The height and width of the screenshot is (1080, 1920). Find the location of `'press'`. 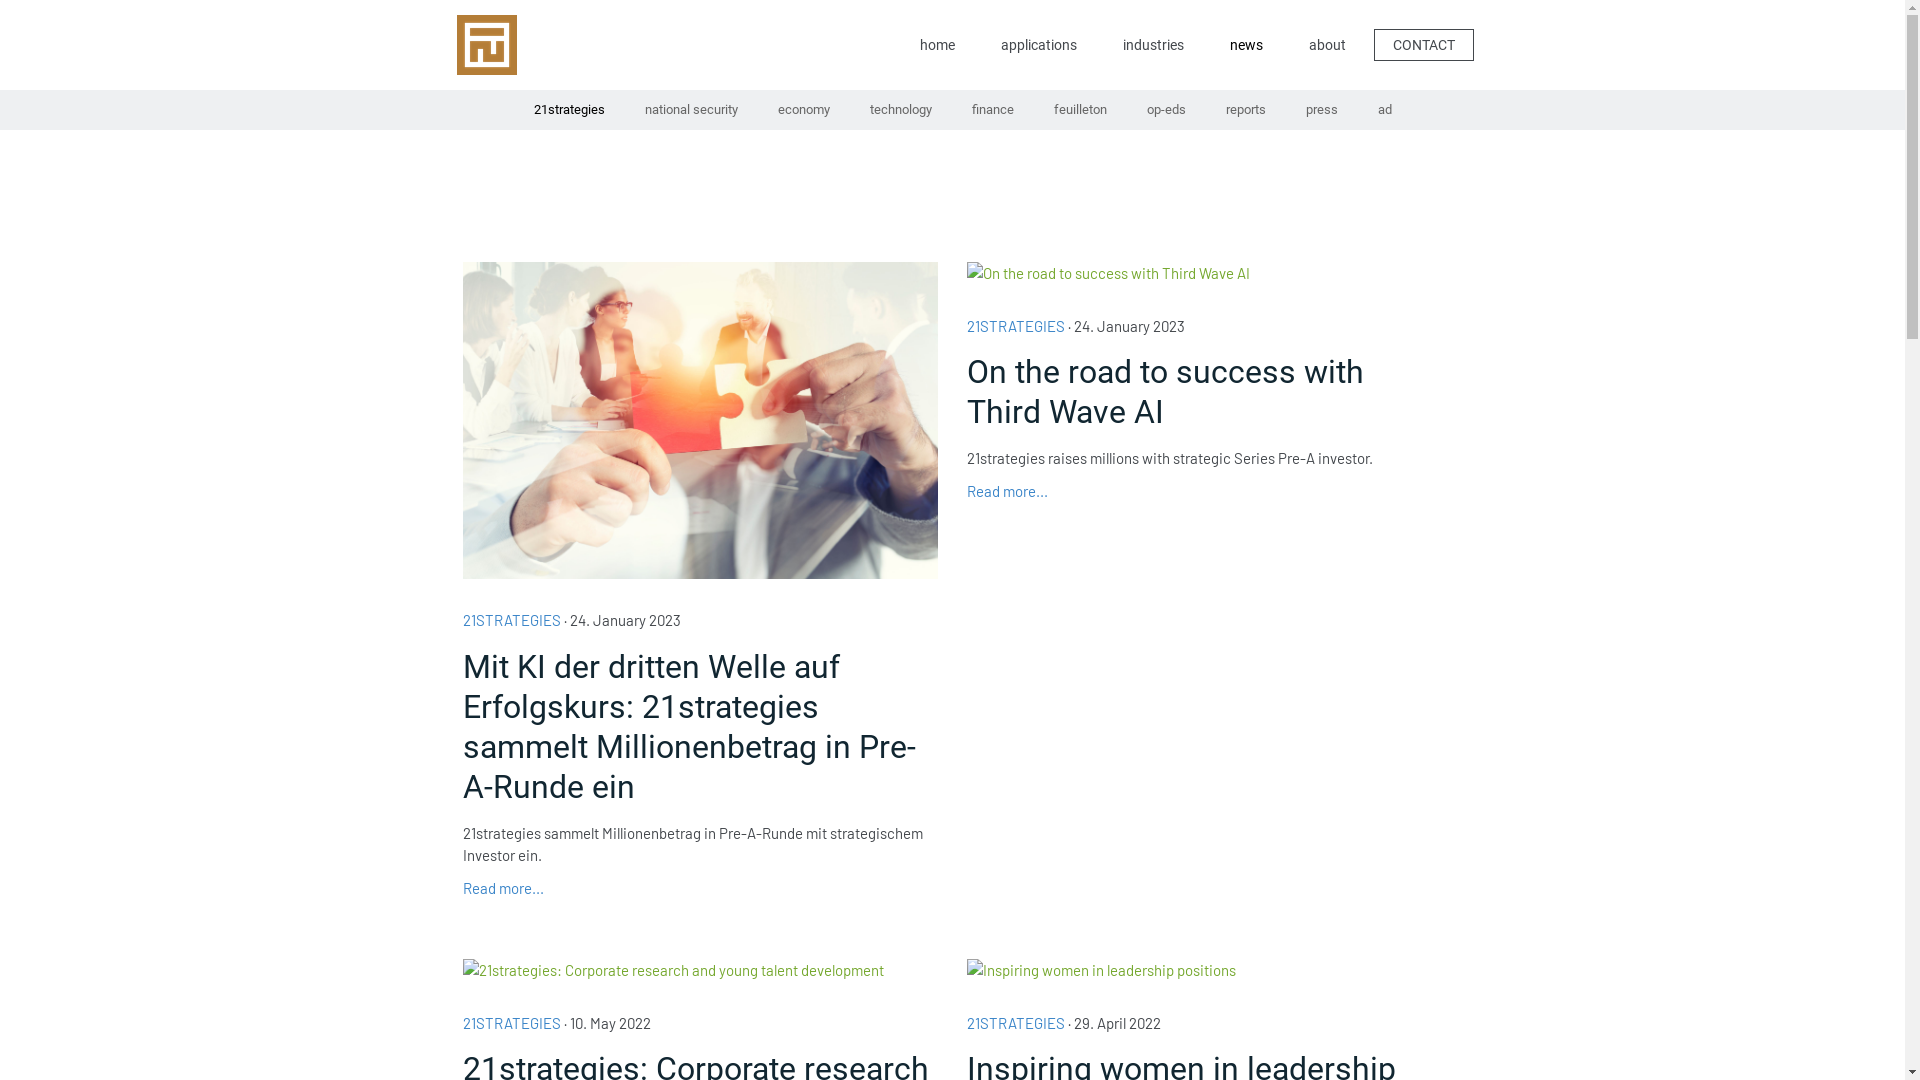

'press' is located at coordinates (1321, 110).